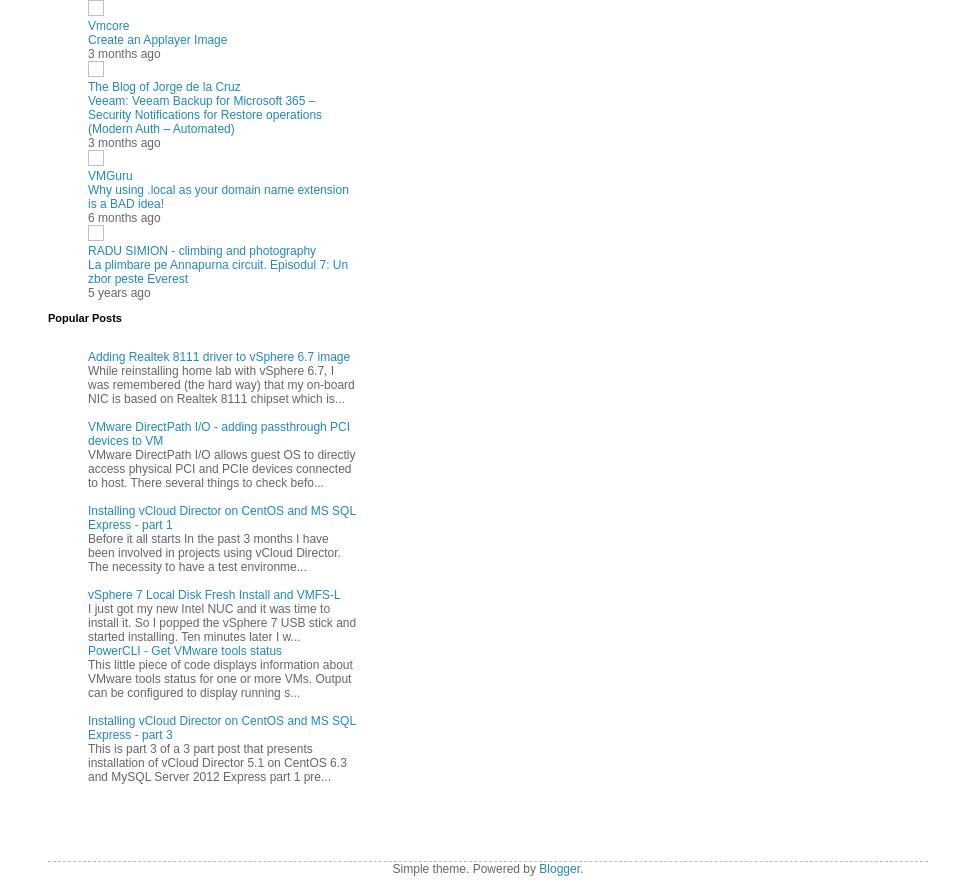  What do you see at coordinates (202, 250) in the screenshot?
I see `'RADU SIMION - climbing and photography'` at bounding box center [202, 250].